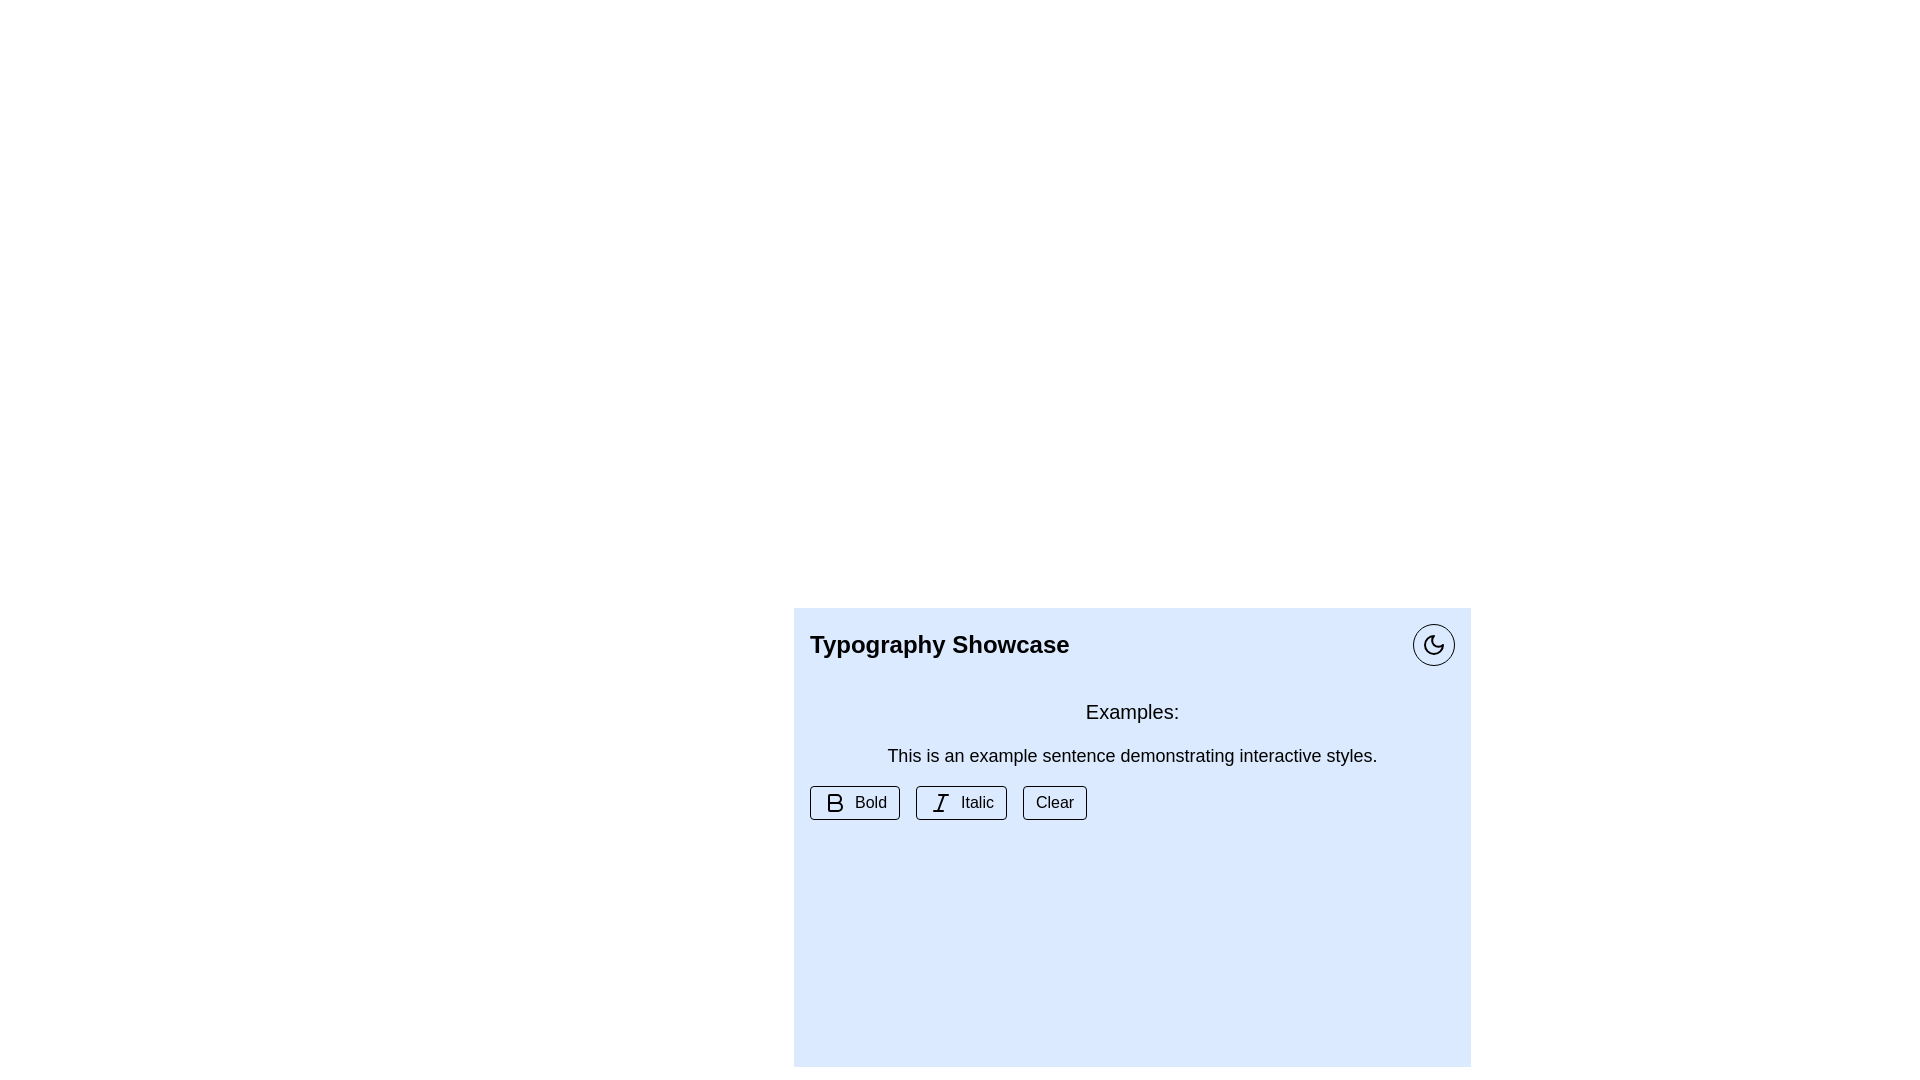 The width and height of the screenshot is (1920, 1080). I want to click on the moon icon button at the top-right corner of the header section, so click(1433, 644).